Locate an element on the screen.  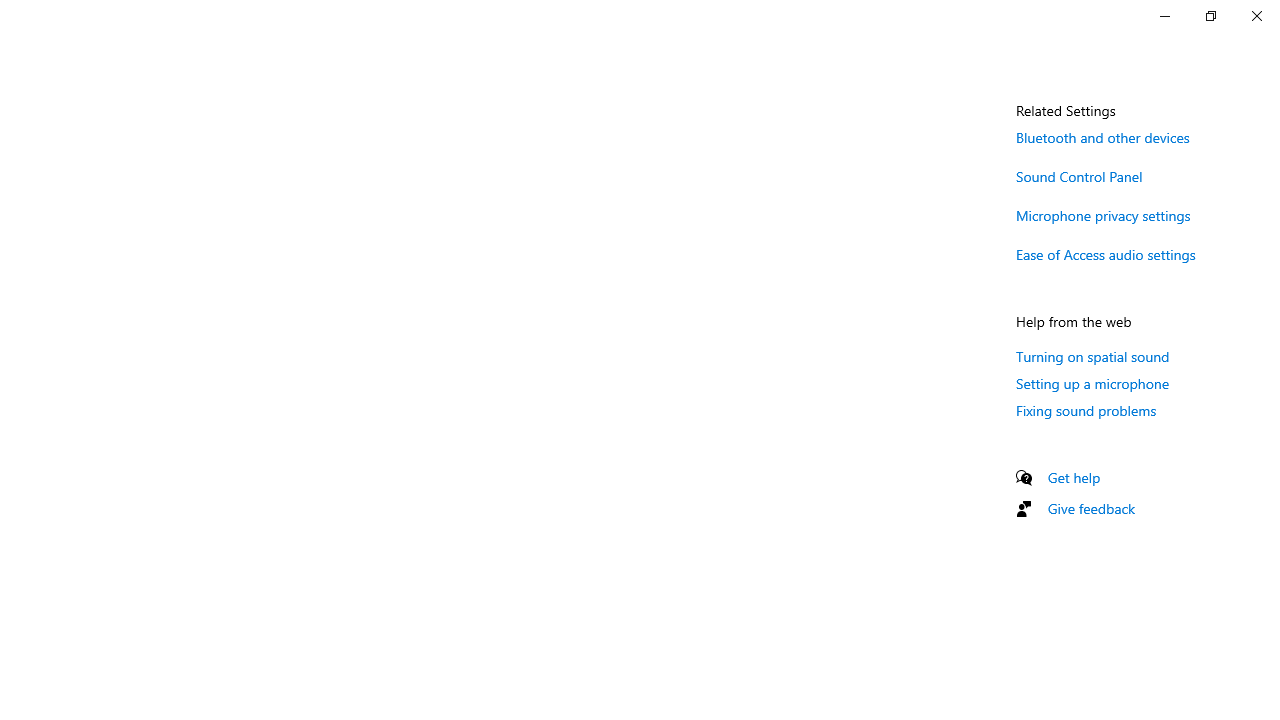
'Restore Settings' is located at coordinates (1209, 15).